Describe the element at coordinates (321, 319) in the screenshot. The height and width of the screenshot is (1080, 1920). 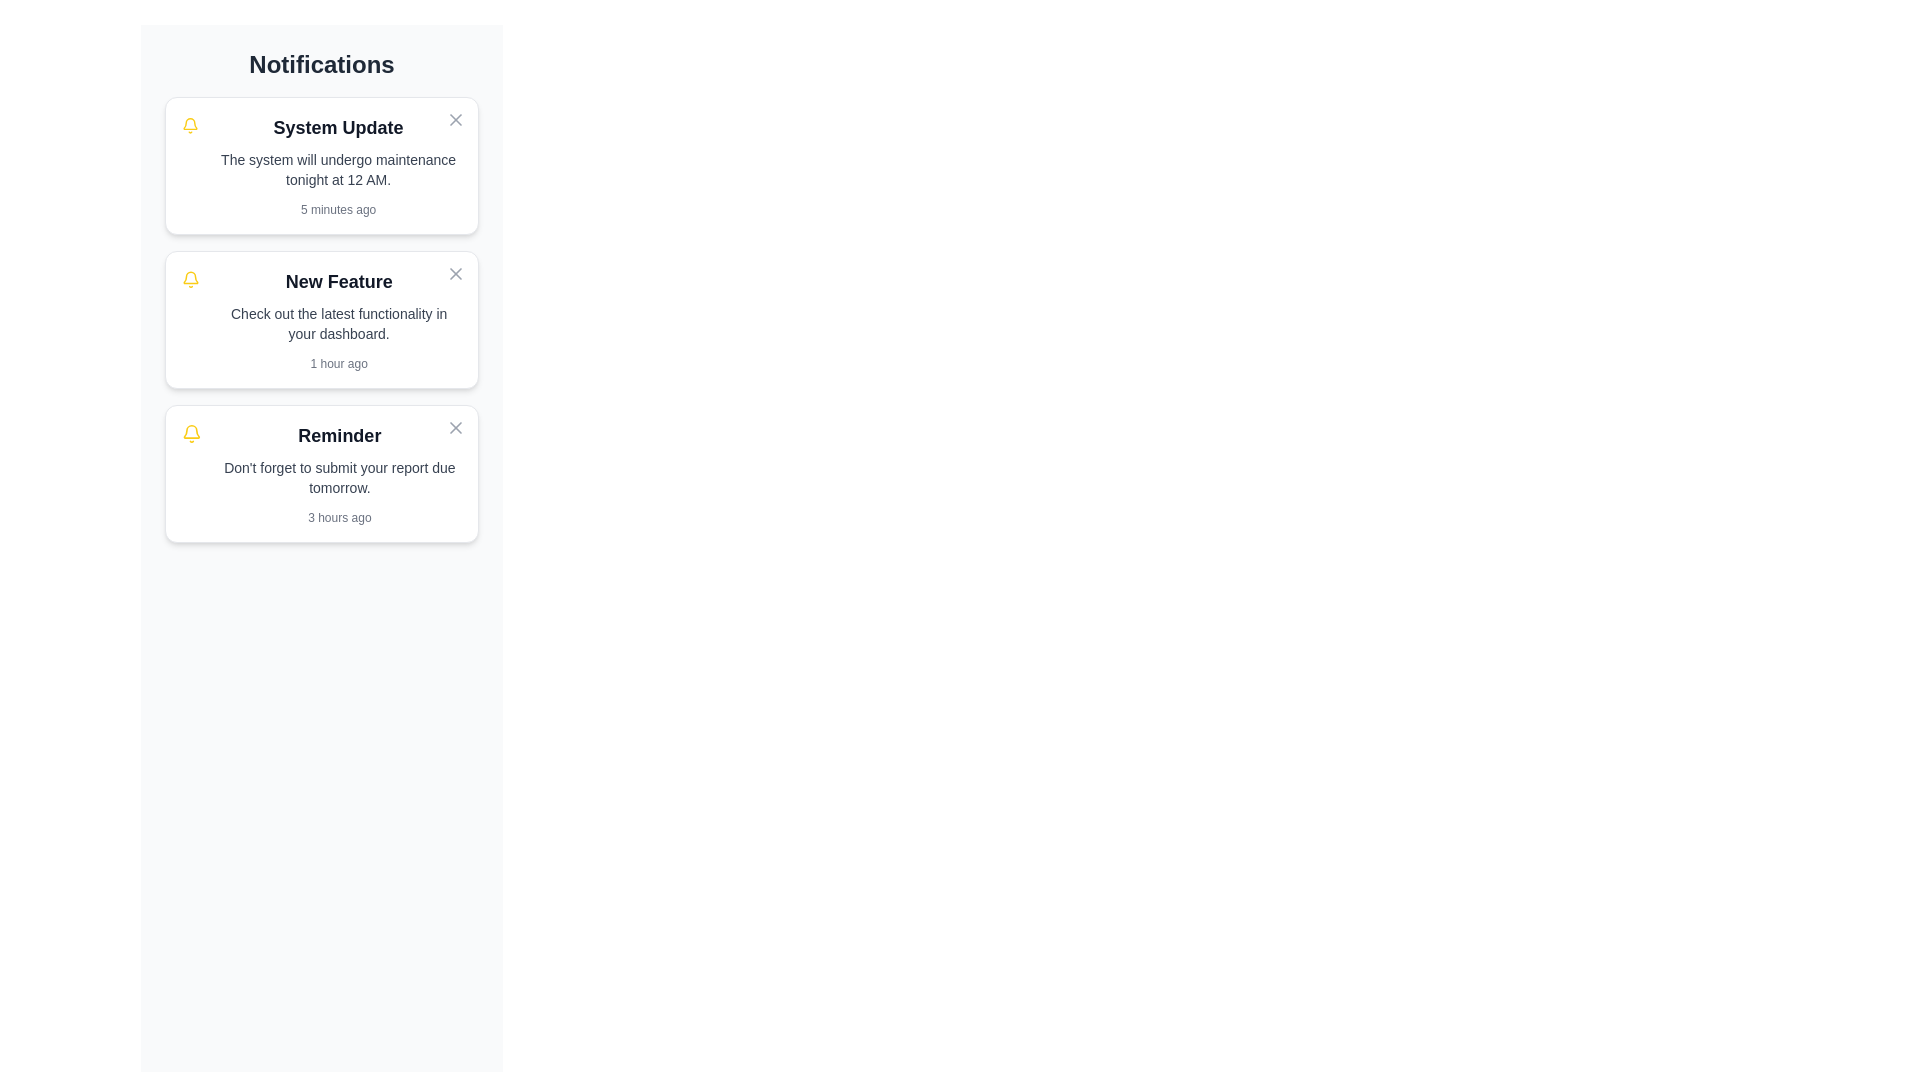
I see `the Notification card, which is the second card in the vertical stack of notifications, positioned centrally below 'System Update' and above 'Reminder'` at that location.